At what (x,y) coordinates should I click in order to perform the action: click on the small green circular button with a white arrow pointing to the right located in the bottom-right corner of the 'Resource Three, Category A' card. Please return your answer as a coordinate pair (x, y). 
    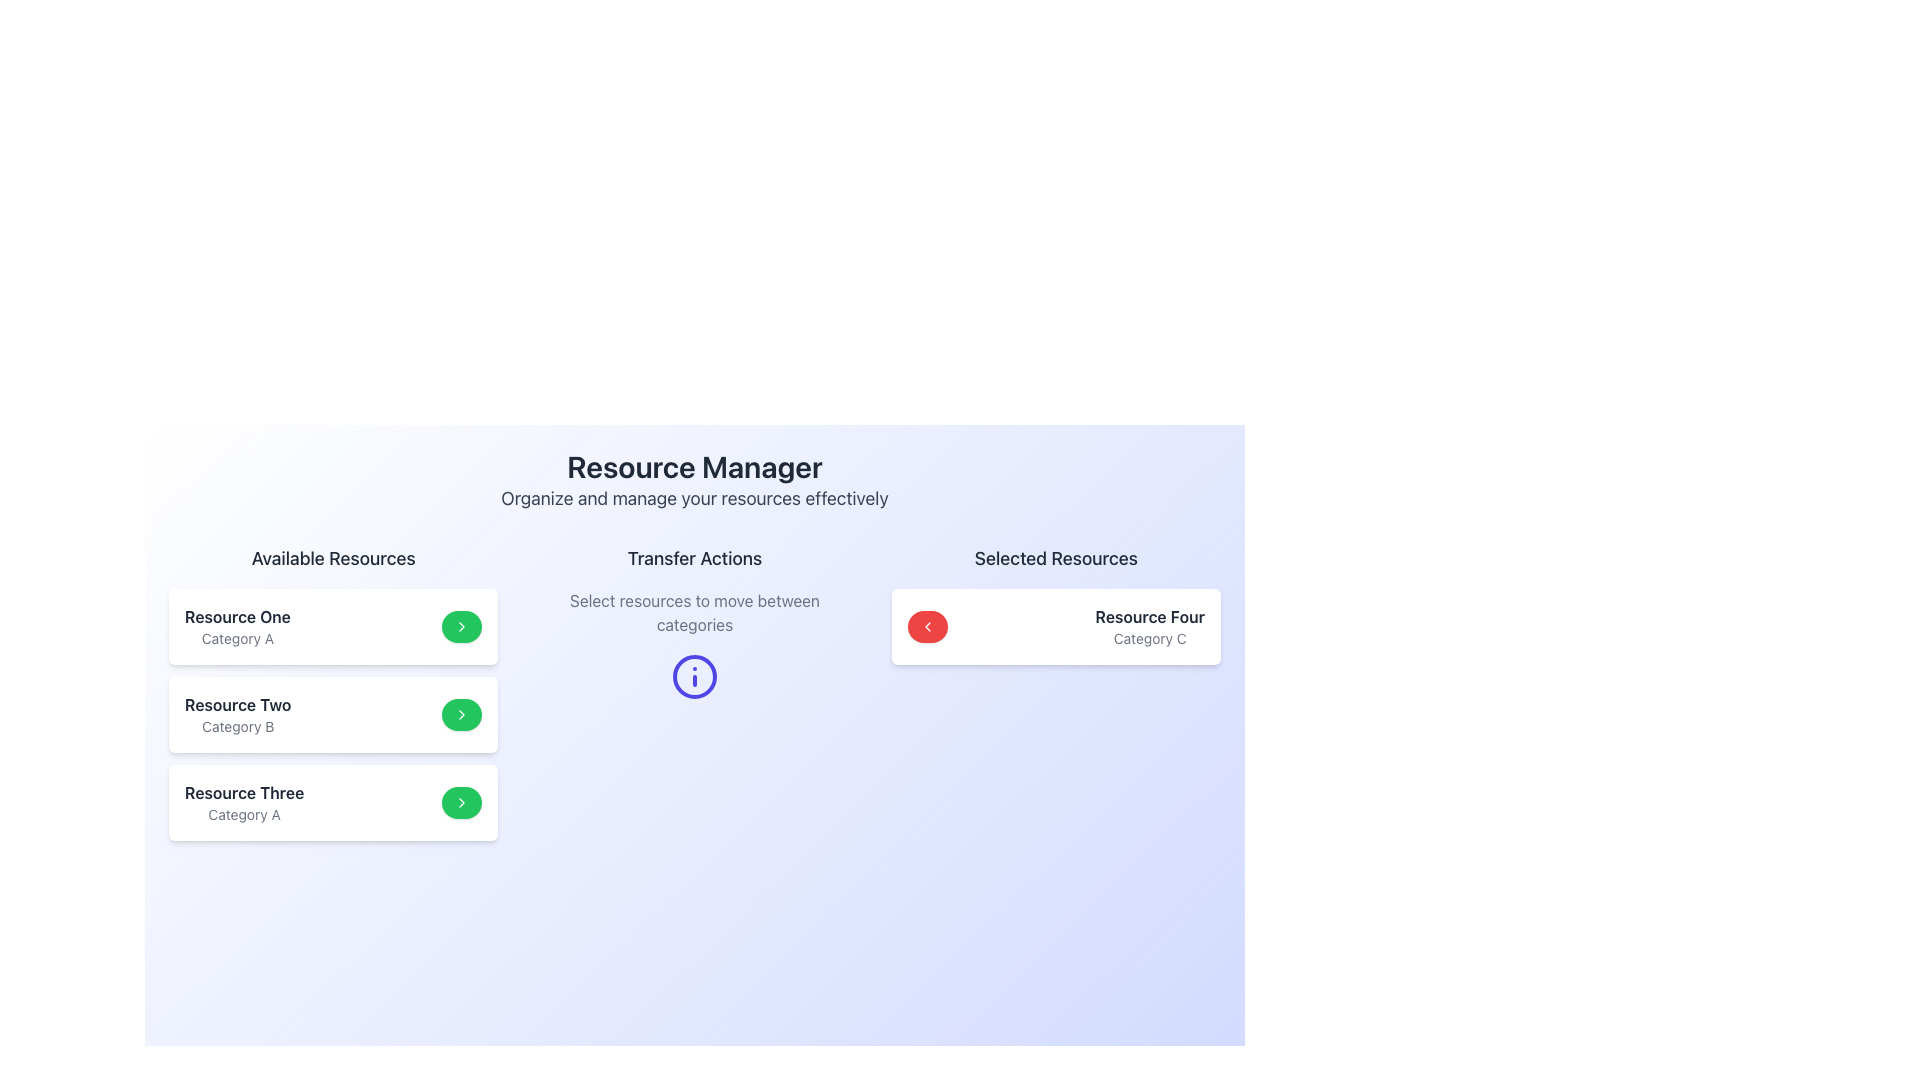
    Looking at the image, I should click on (461, 801).